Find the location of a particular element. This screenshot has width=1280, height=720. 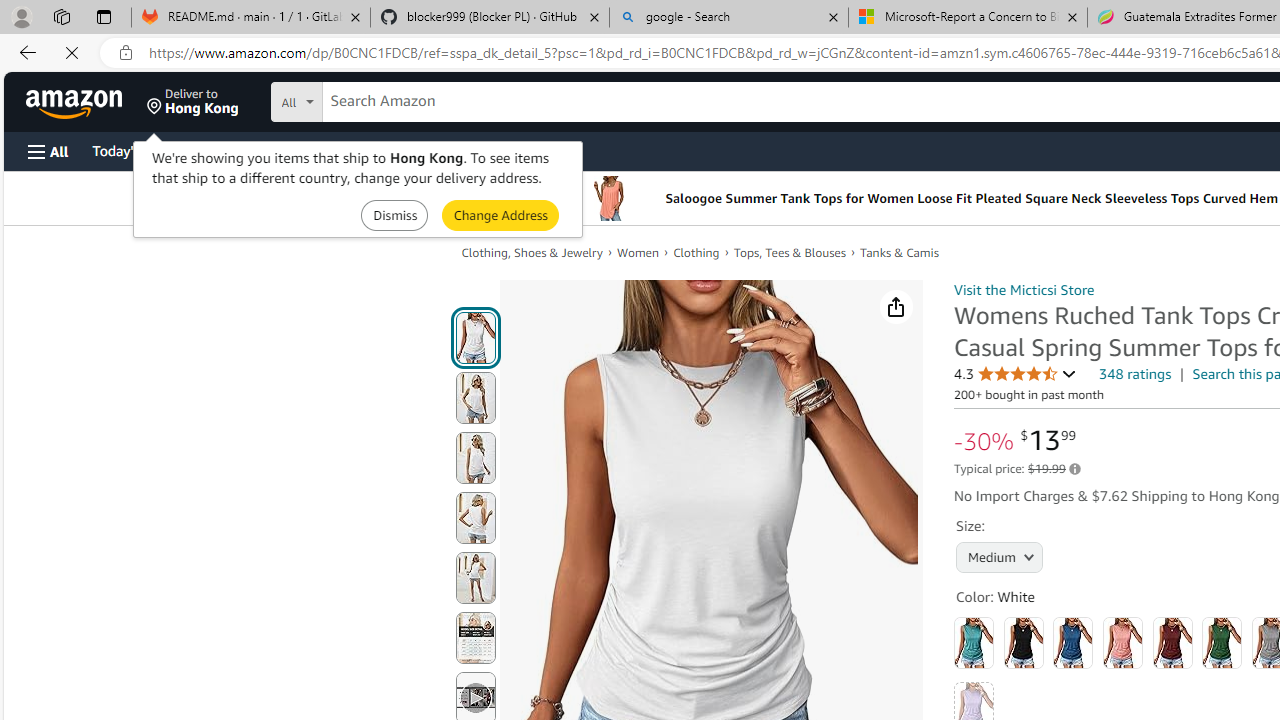

'Gift Cards' is located at coordinates (441, 149).